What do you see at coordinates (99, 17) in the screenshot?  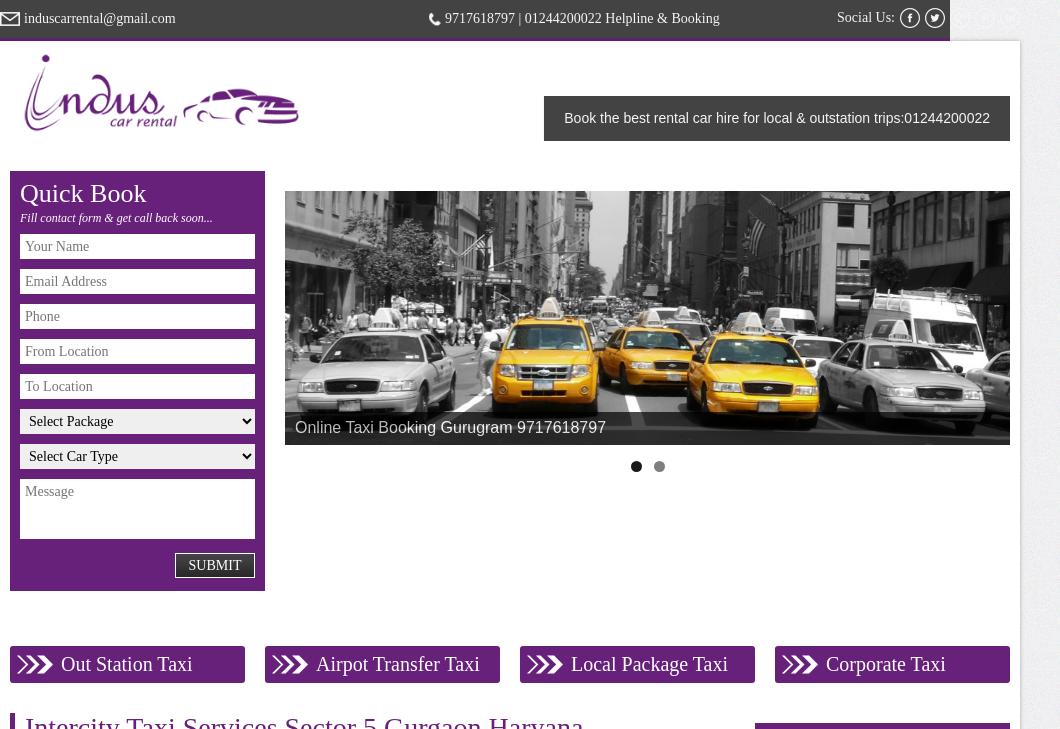 I see `'induscarrental@gmail.com'` at bounding box center [99, 17].